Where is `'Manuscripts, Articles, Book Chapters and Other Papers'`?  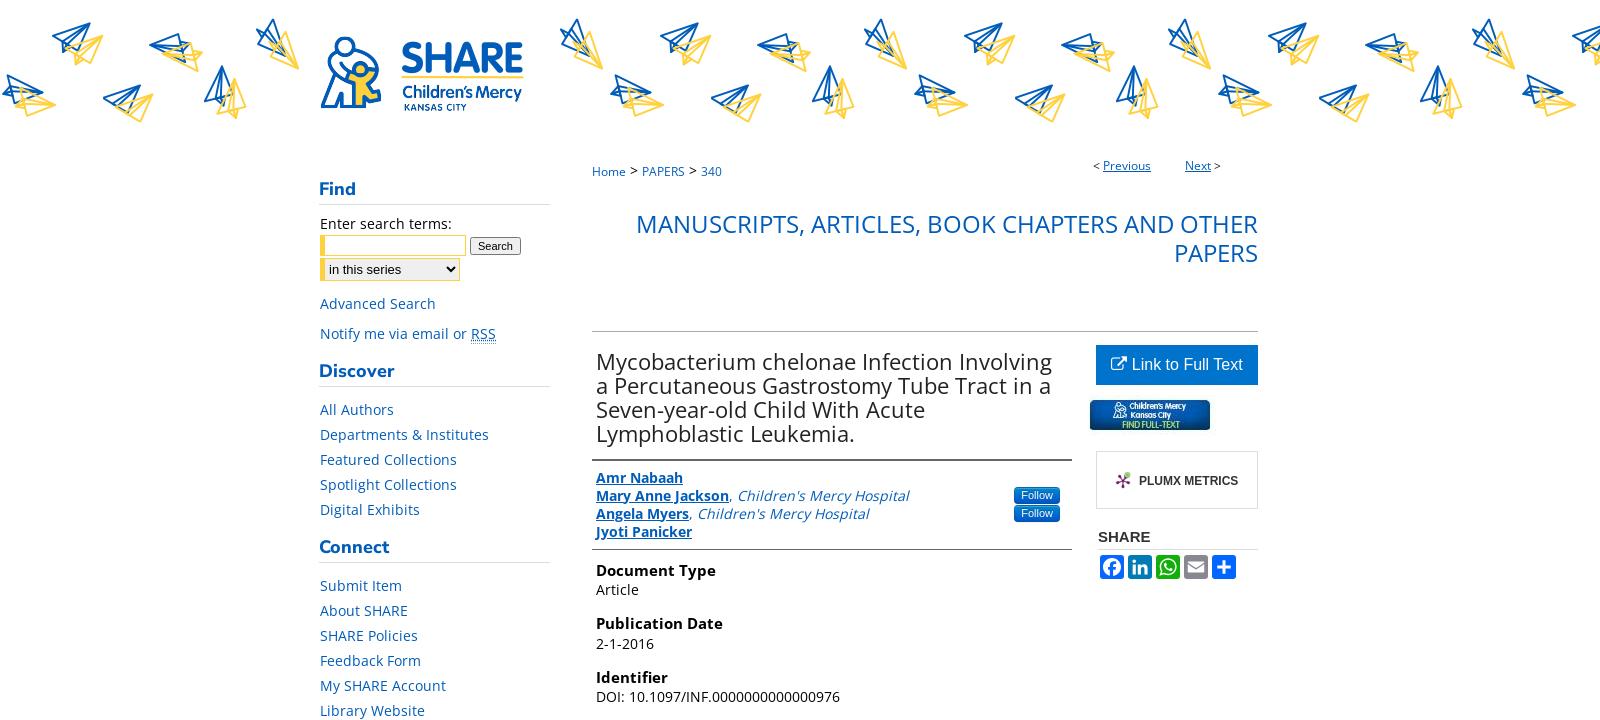
'Manuscripts, Articles, Book Chapters and Other Papers' is located at coordinates (946, 236).